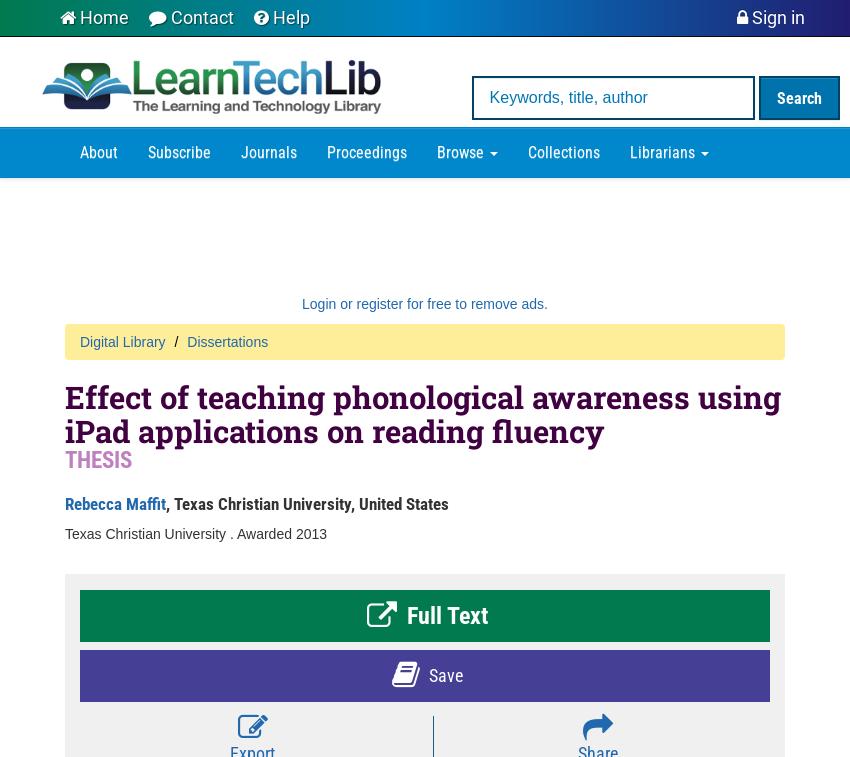 This screenshot has height=757, width=850. I want to click on 'Texas Christian University', so click(65, 533).